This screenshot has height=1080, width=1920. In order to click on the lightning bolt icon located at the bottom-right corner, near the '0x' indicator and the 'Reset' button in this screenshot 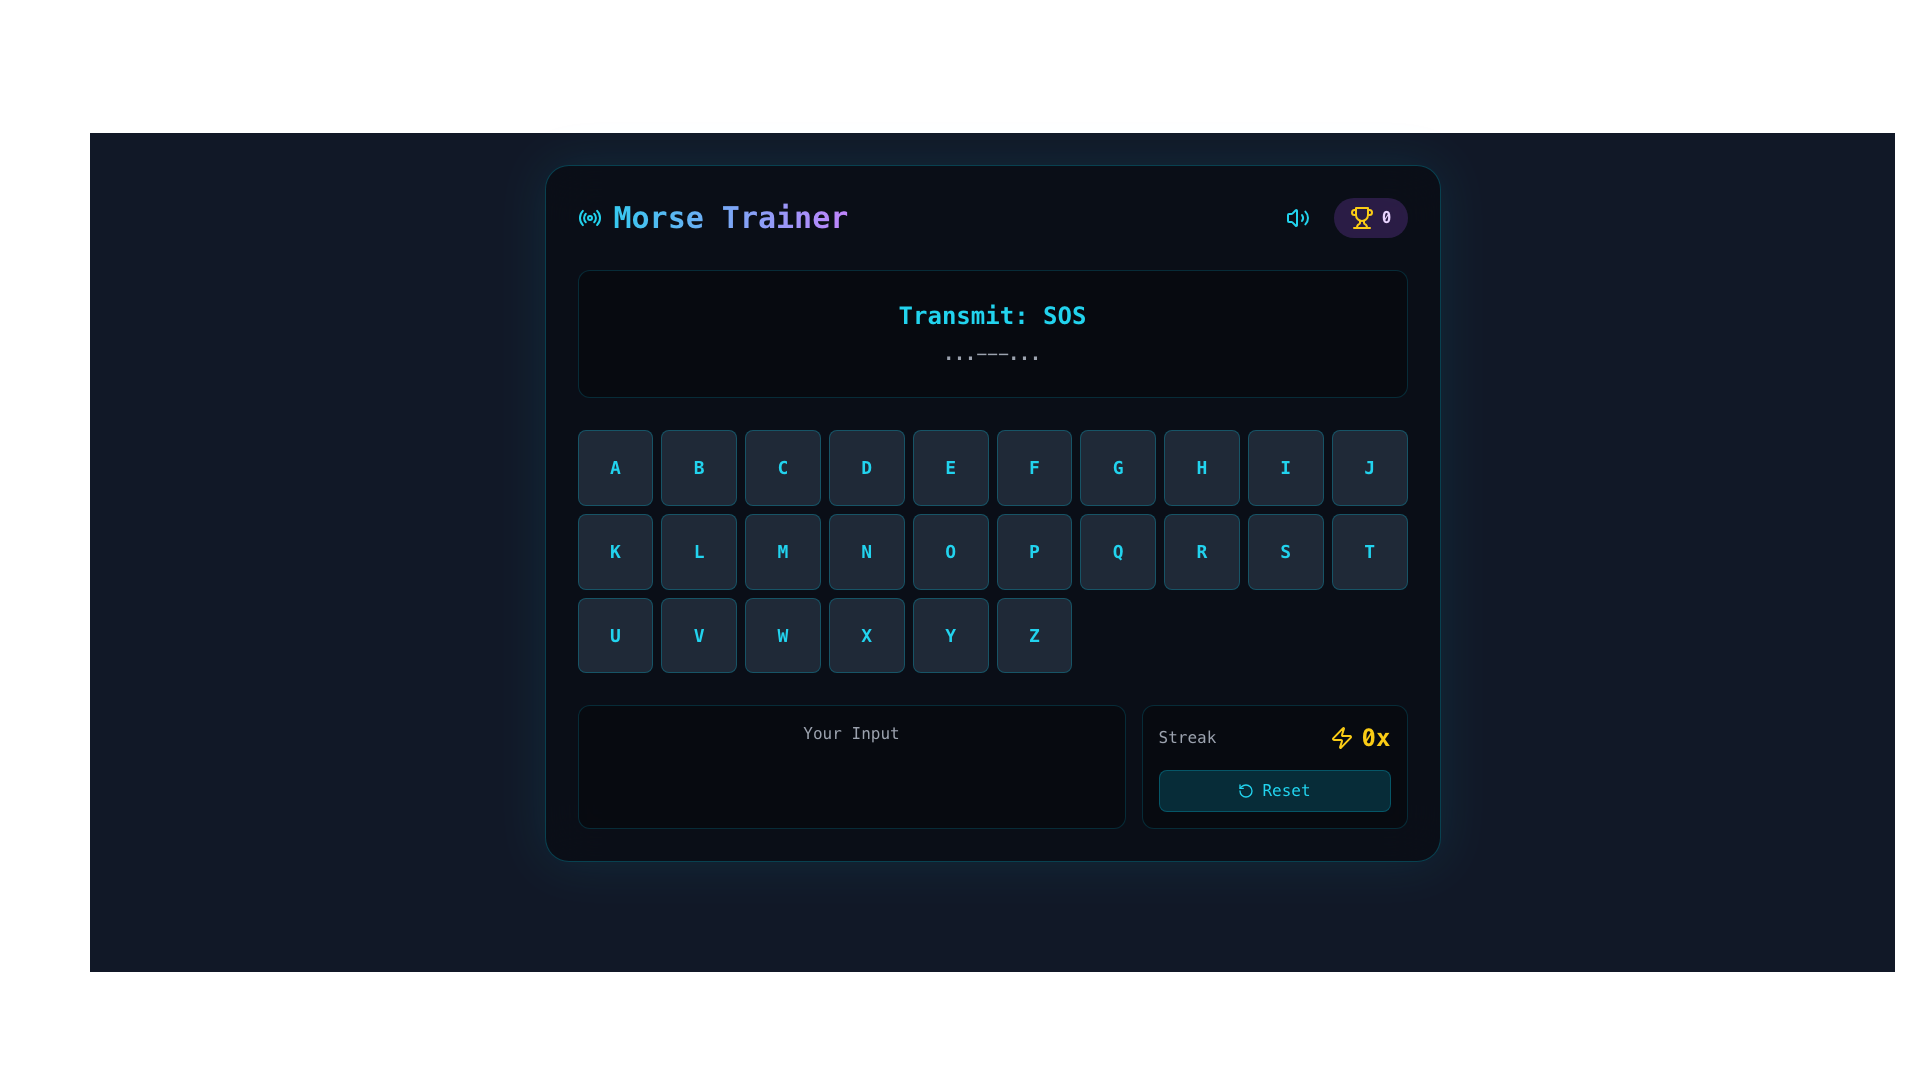, I will do `click(1341, 738)`.